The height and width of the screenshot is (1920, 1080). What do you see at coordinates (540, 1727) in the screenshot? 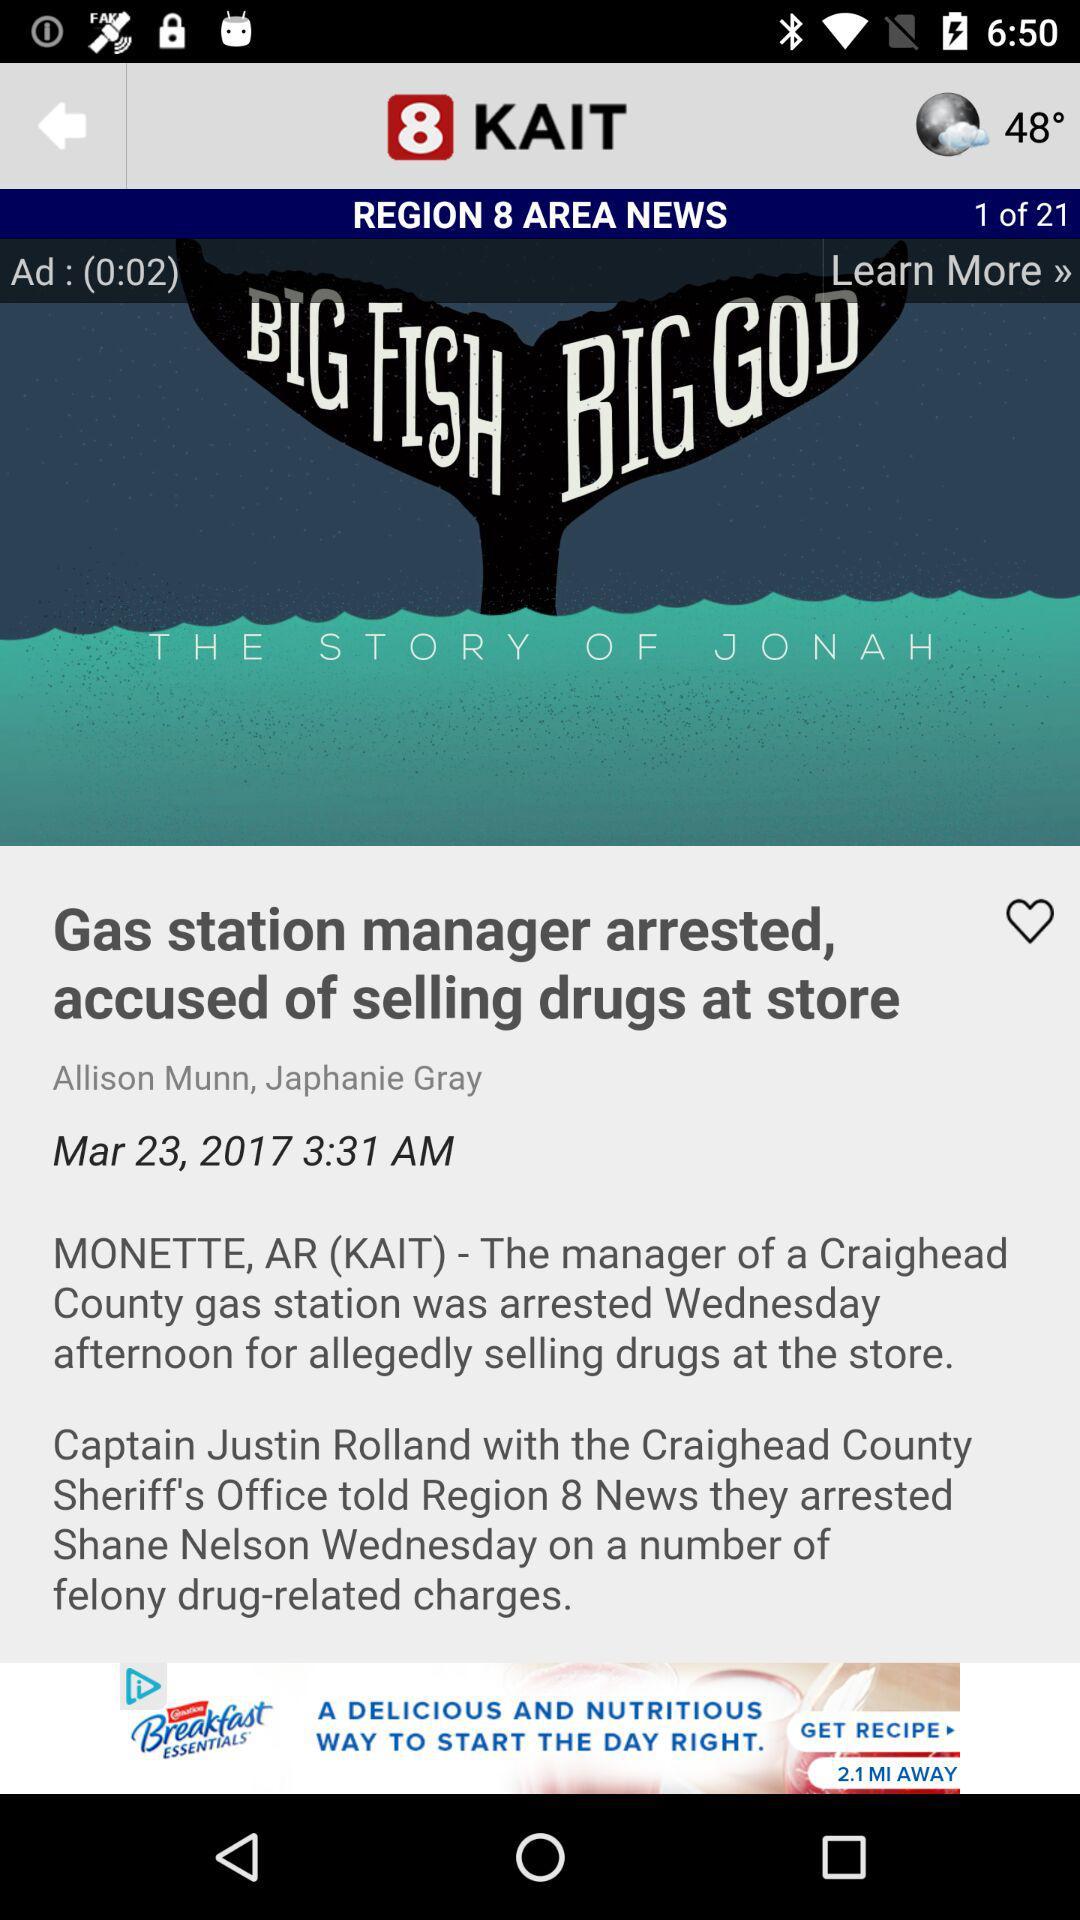
I see `the advertisement` at bounding box center [540, 1727].